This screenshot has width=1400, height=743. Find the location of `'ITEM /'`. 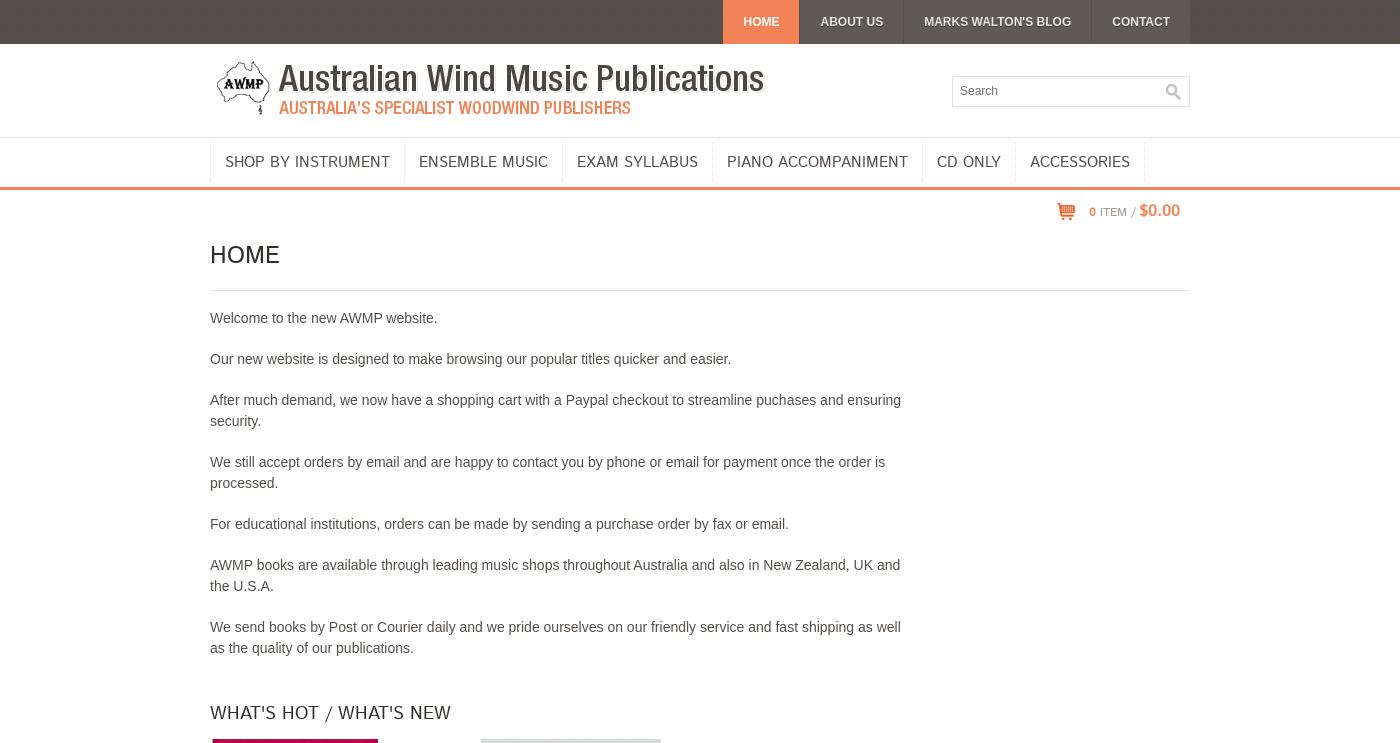

'ITEM /' is located at coordinates (1114, 211).